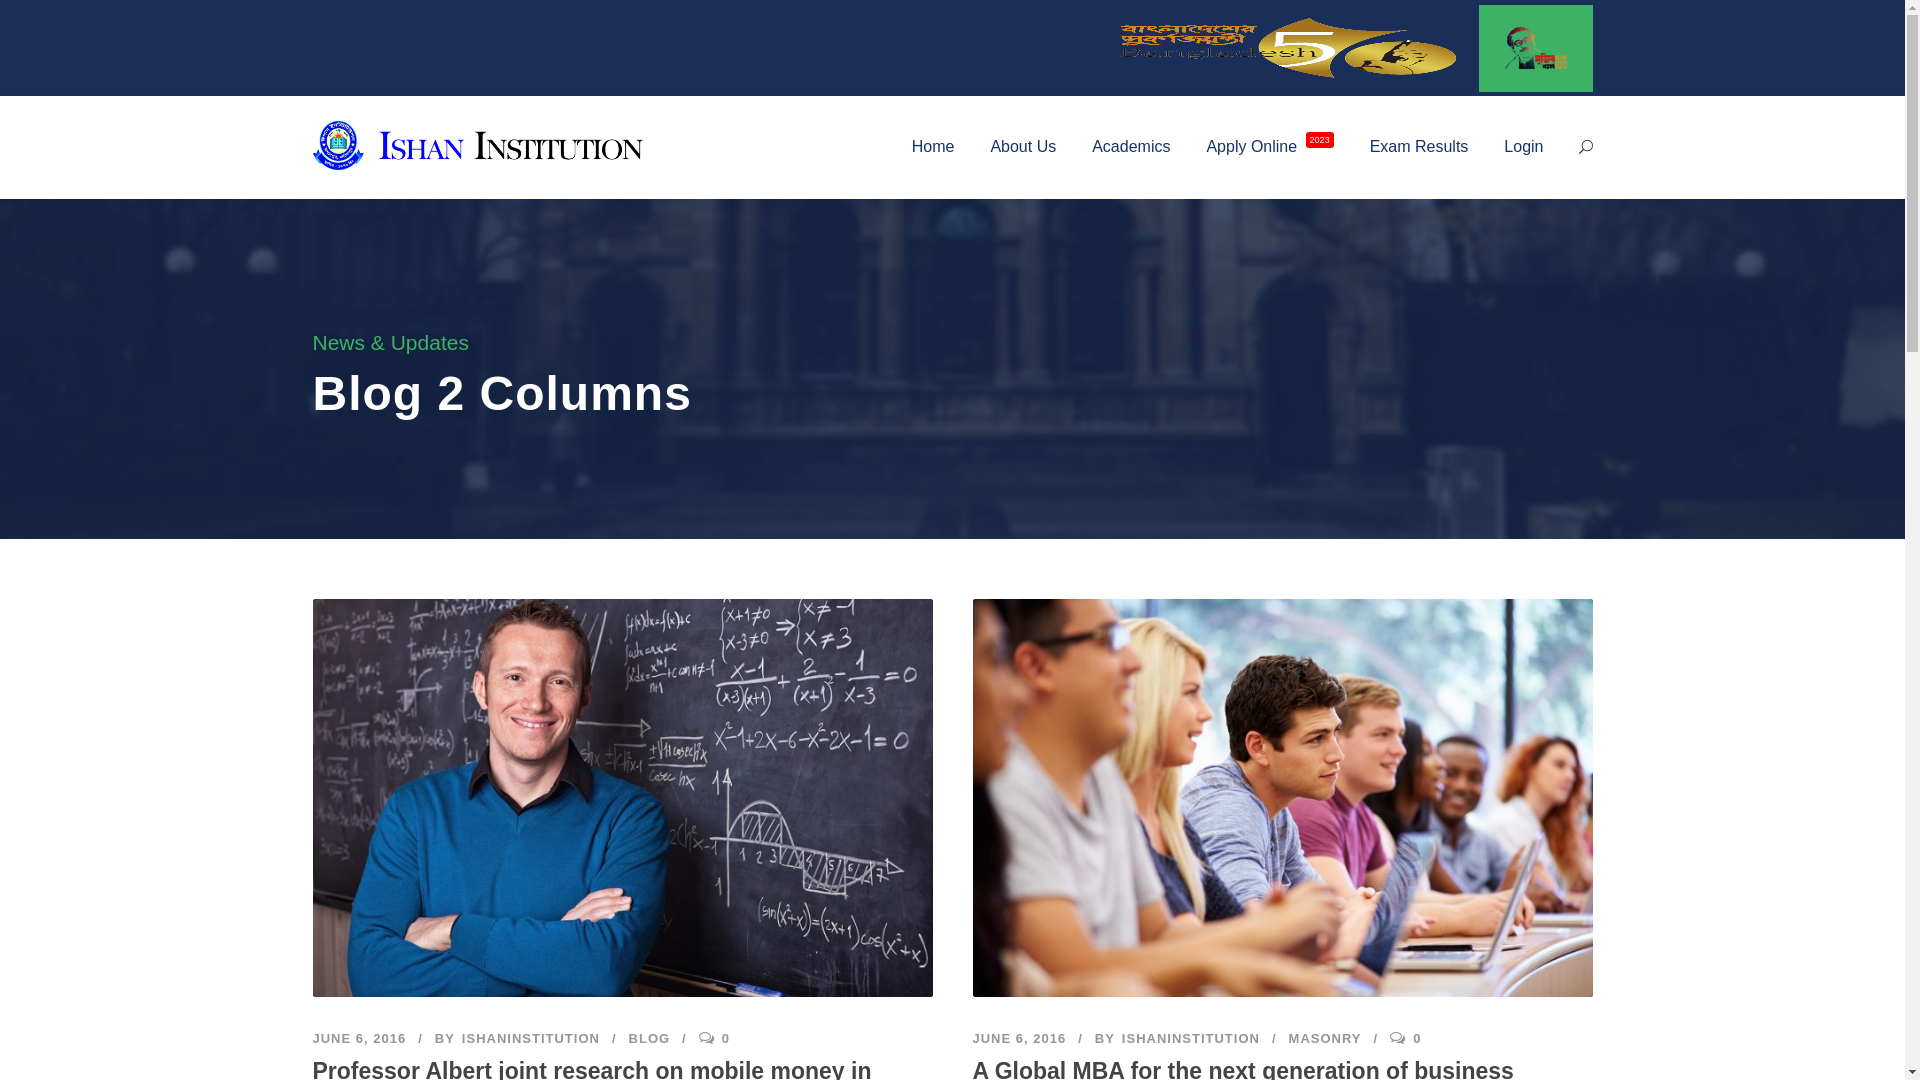 The height and width of the screenshot is (1080, 1920). I want to click on 'Academics', so click(1090, 162).